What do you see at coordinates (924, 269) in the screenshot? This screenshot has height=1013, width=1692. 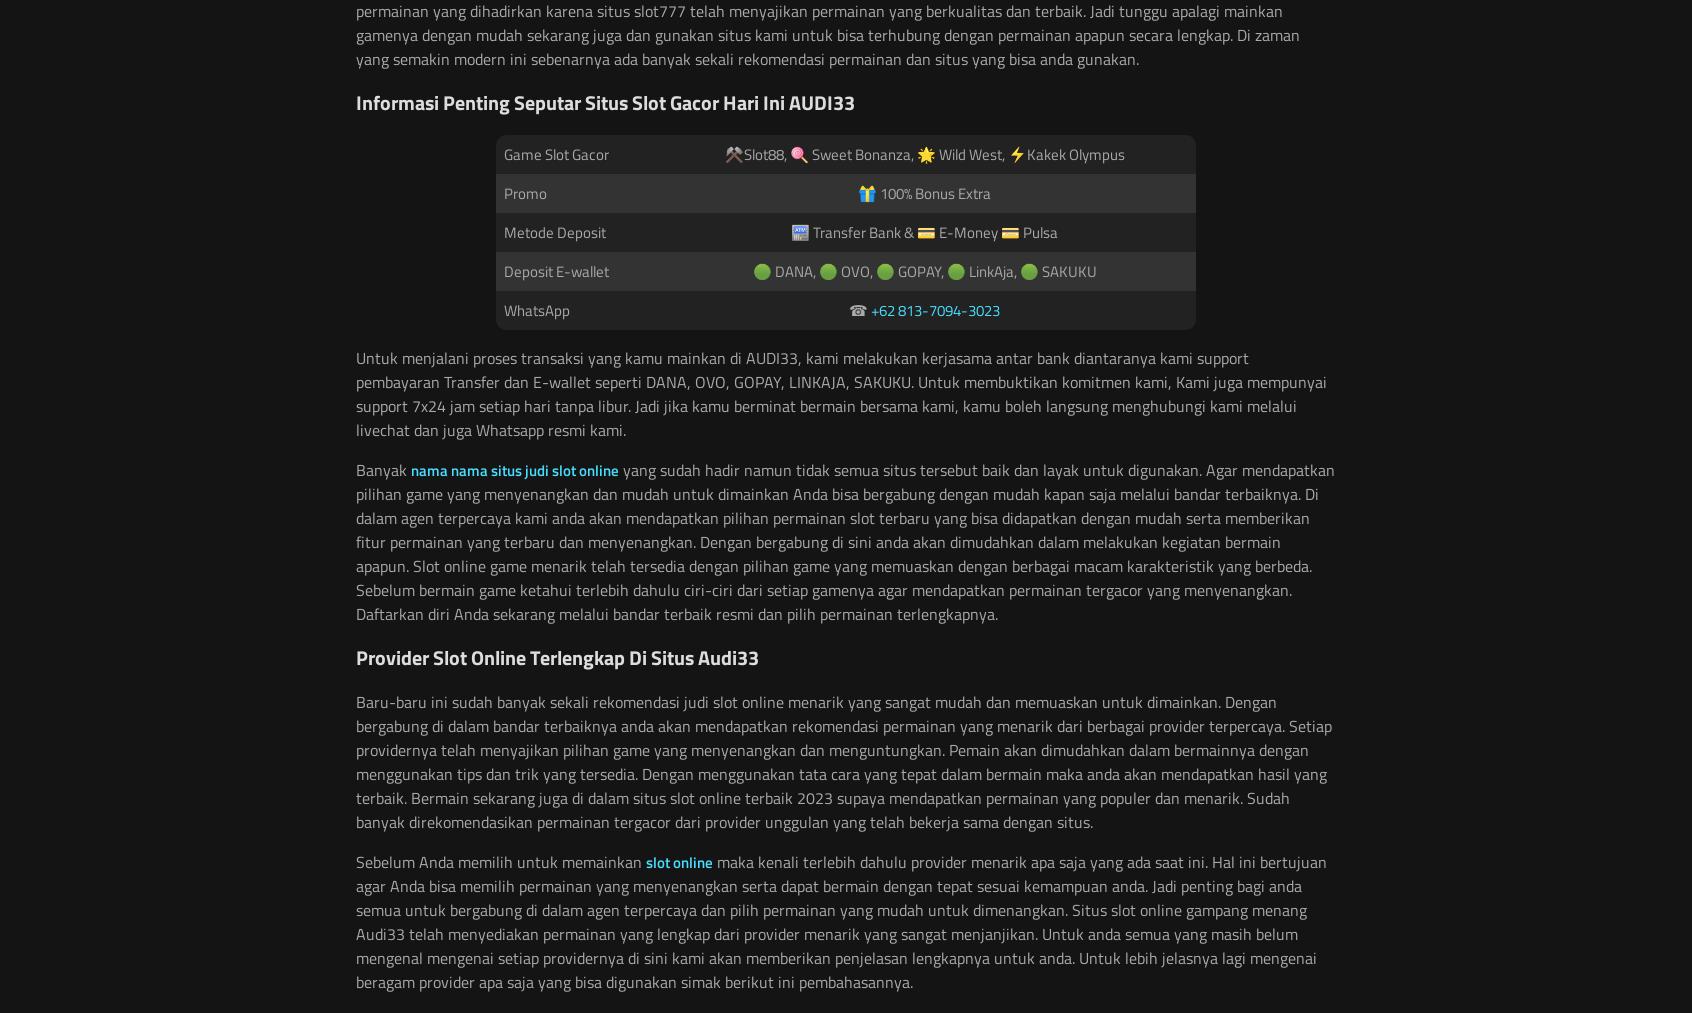 I see `'🟢 DANA, 🟢 OVO, 🟢 GOPAY, 🟢 LinkAja, 🟢 SAKUKU'` at bounding box center [924, 269].